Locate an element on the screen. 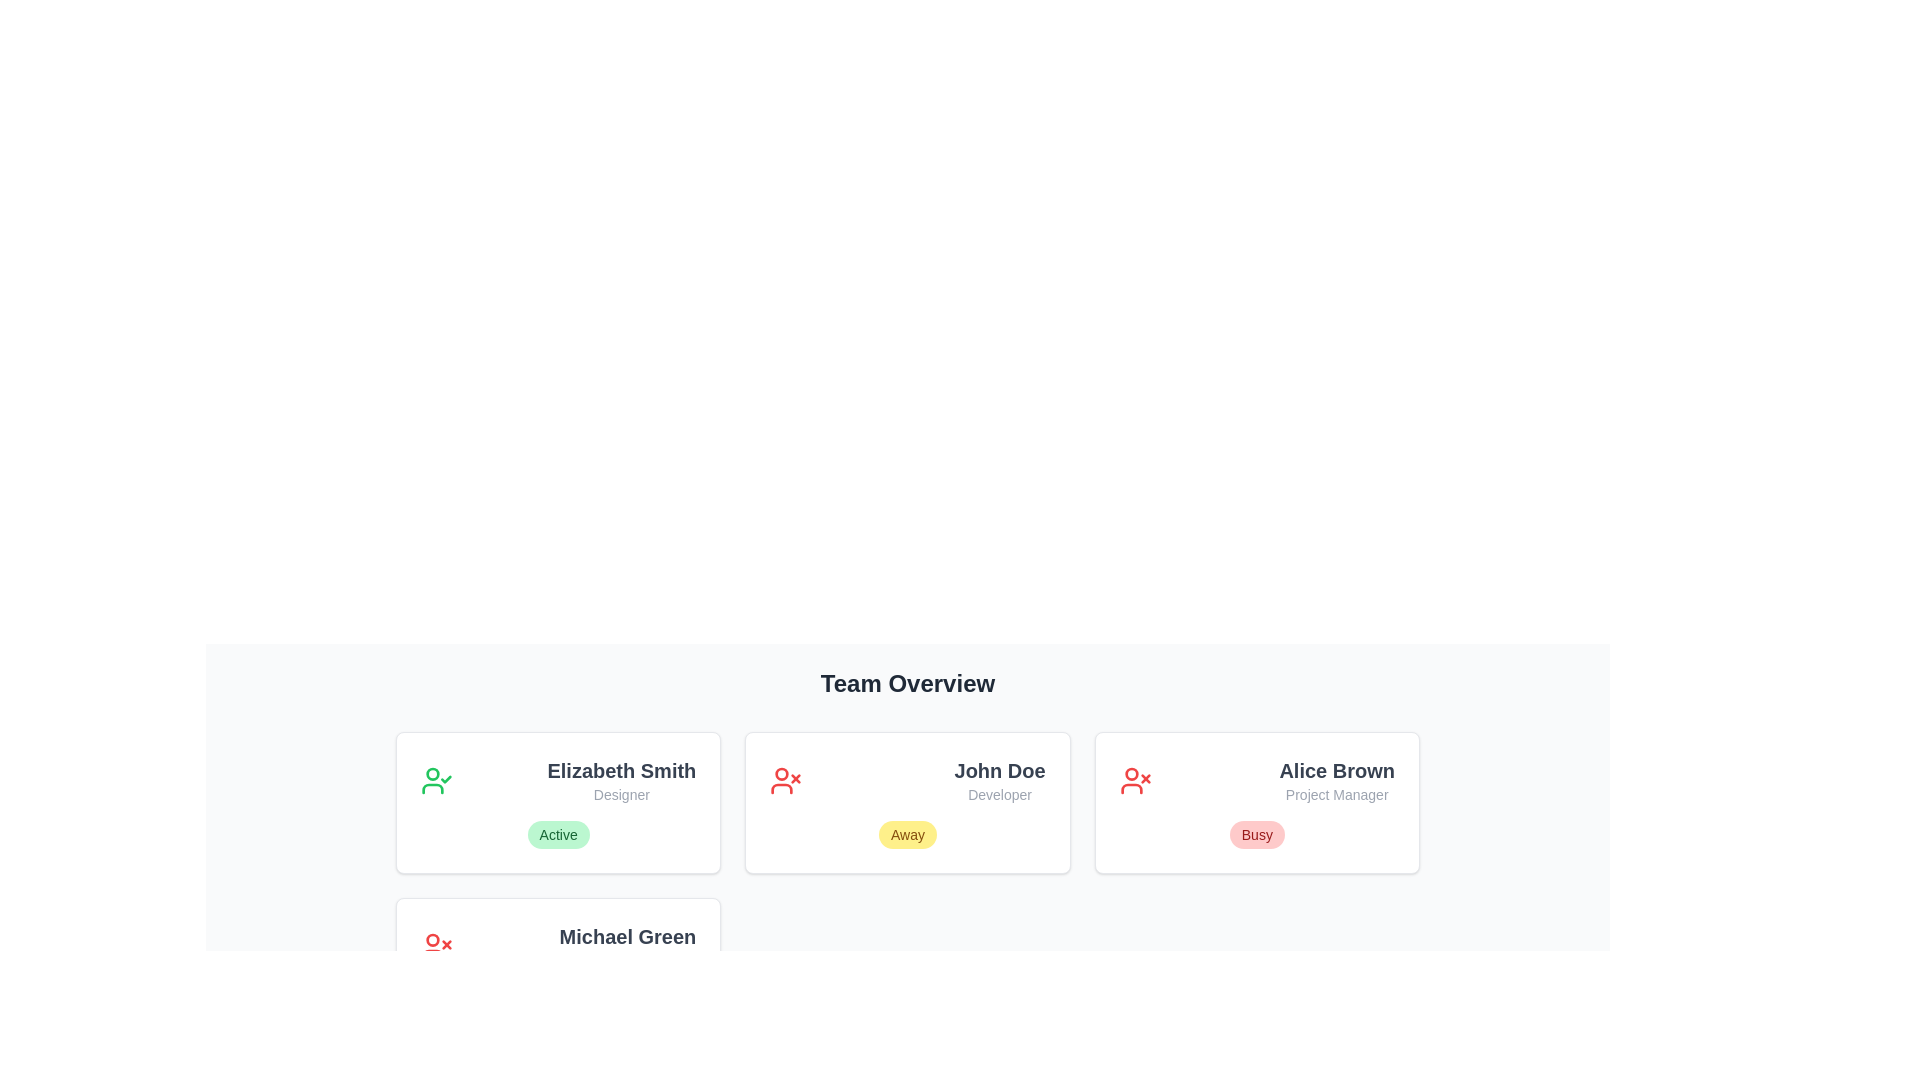 The height and width of the screenshot is (1080, 1920). text content displayed in the card layout for 'Michael Green', which includes the bold name and the smaller title 'Tester' is located at coordinates (627, 946).